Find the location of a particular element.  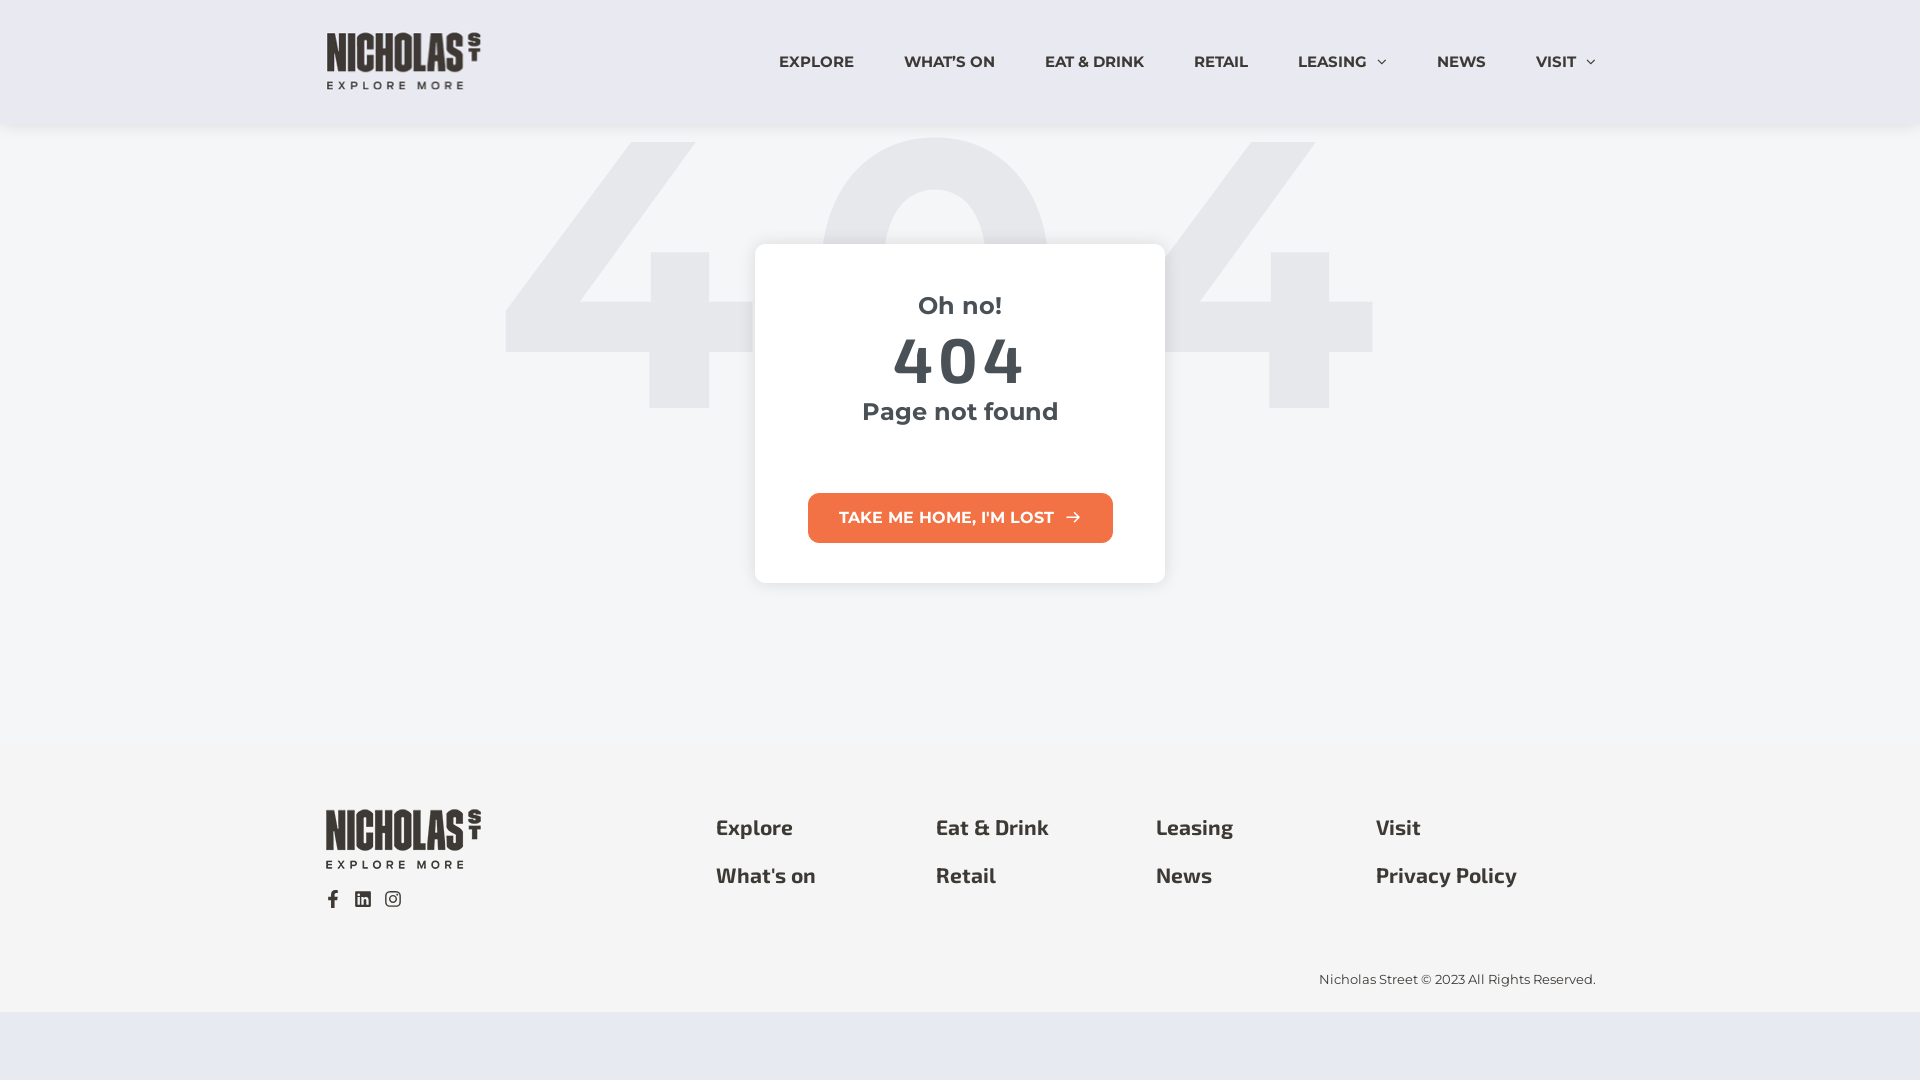

'Nicholas Street Precinct' is located at coordinates (405, 85).